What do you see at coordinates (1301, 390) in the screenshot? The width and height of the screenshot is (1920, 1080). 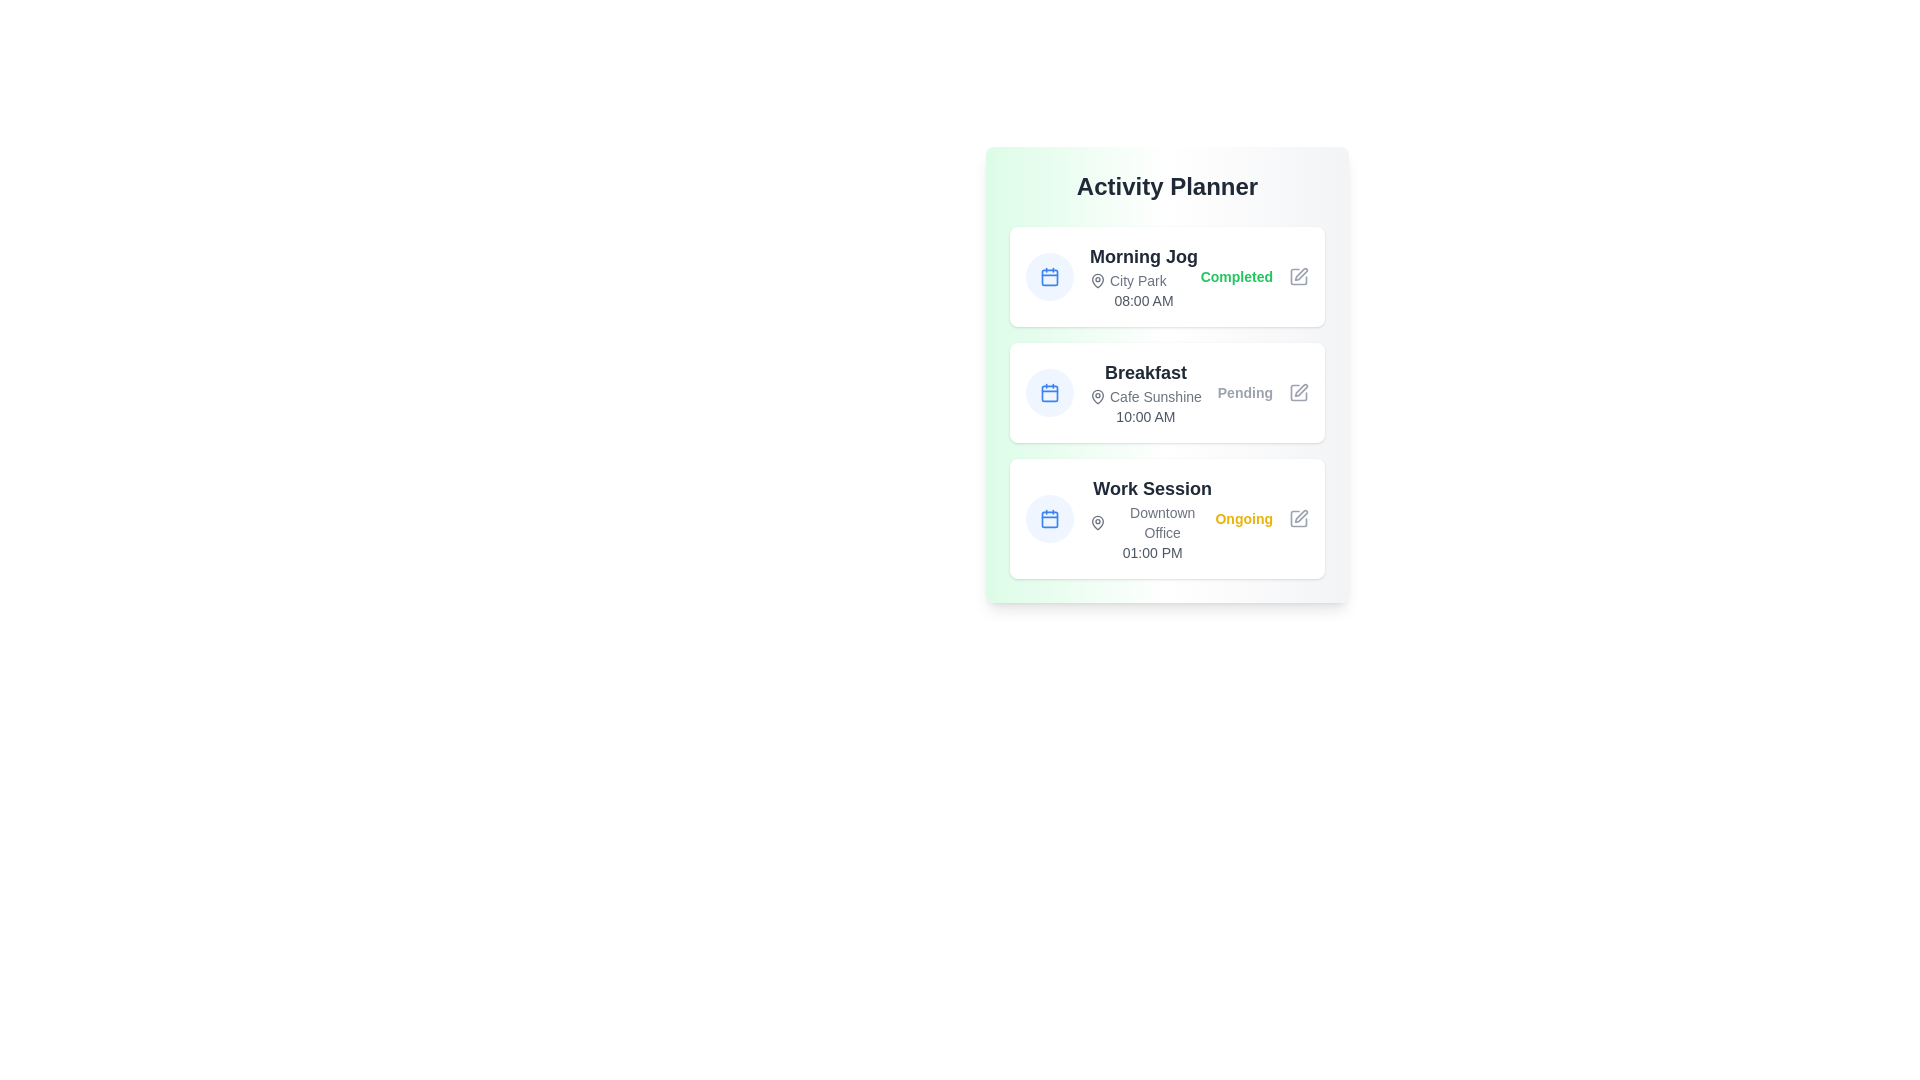 I see `the edit icon resembling a pen within the rounded square frame located on the right side of the 'Breakfast' activity card` at bounding box center [1301, 390].